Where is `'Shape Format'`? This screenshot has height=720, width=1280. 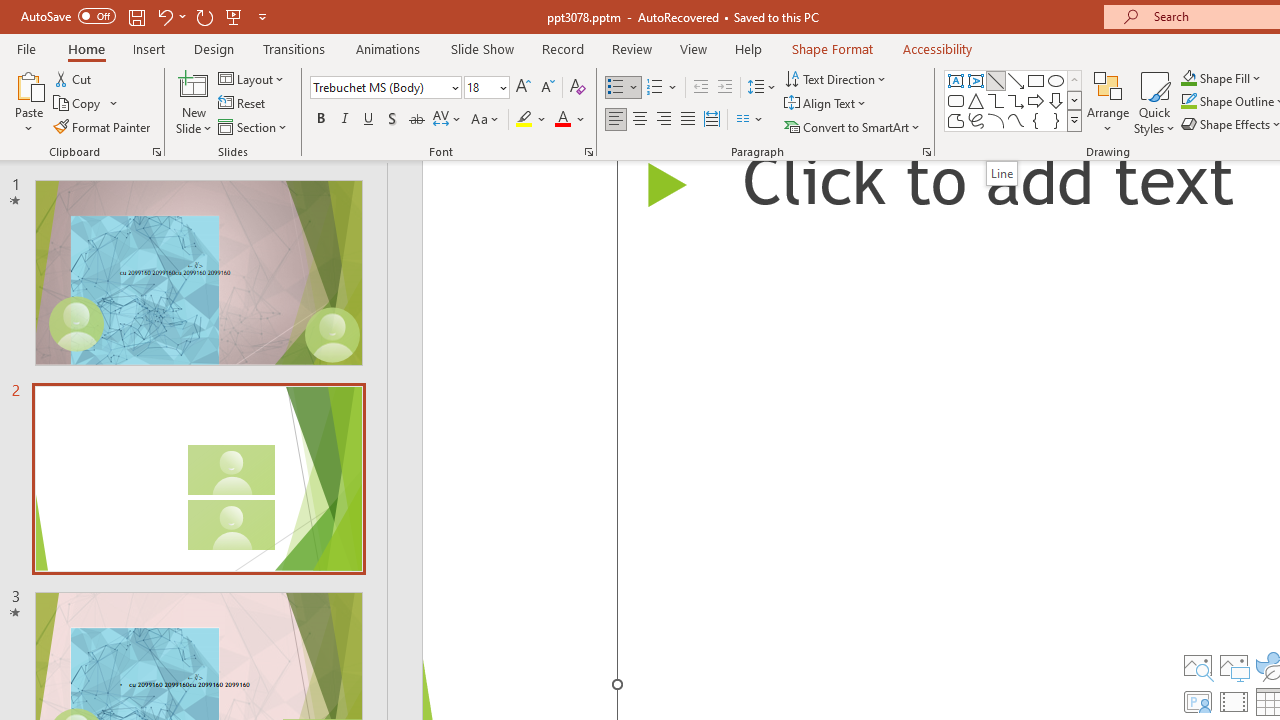
'Shape Format' is located at coordinates (832, 48).